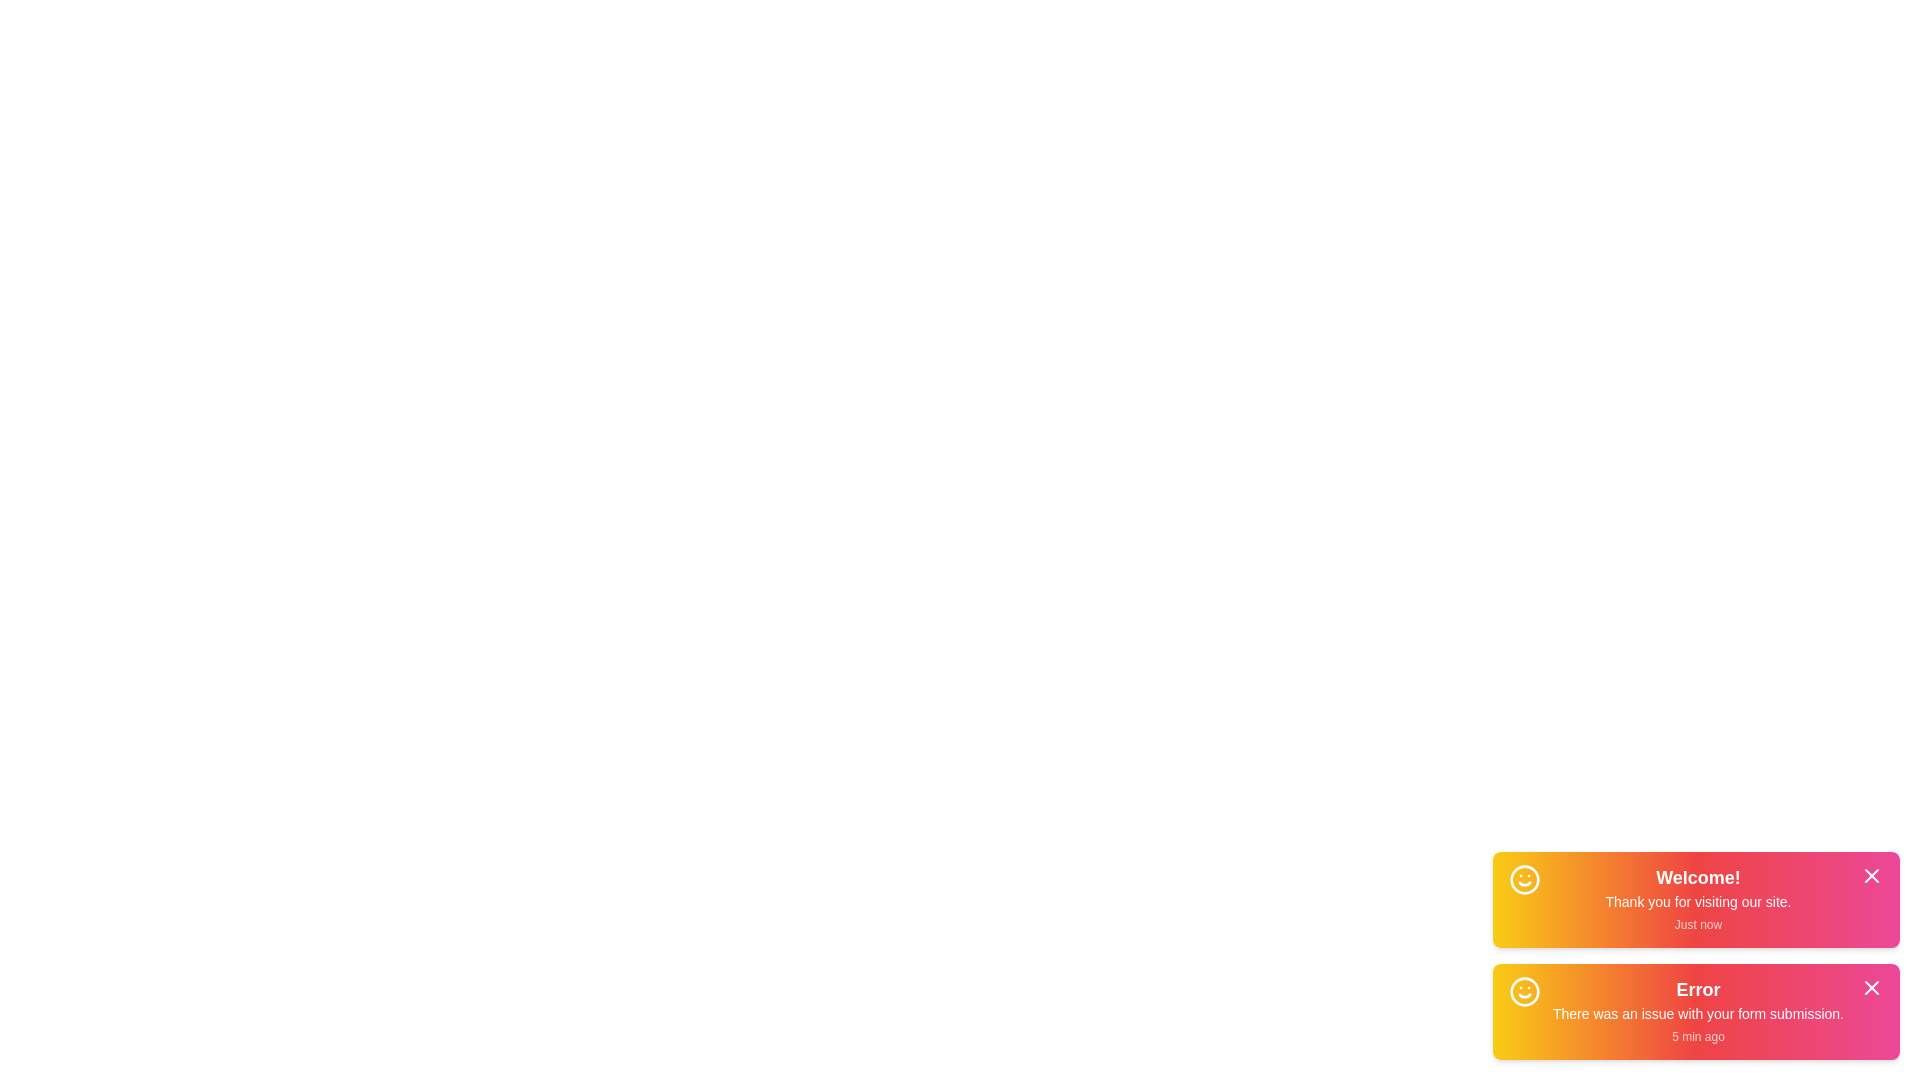  I want to click on the smile icon in the first message, so click(1524, 878).